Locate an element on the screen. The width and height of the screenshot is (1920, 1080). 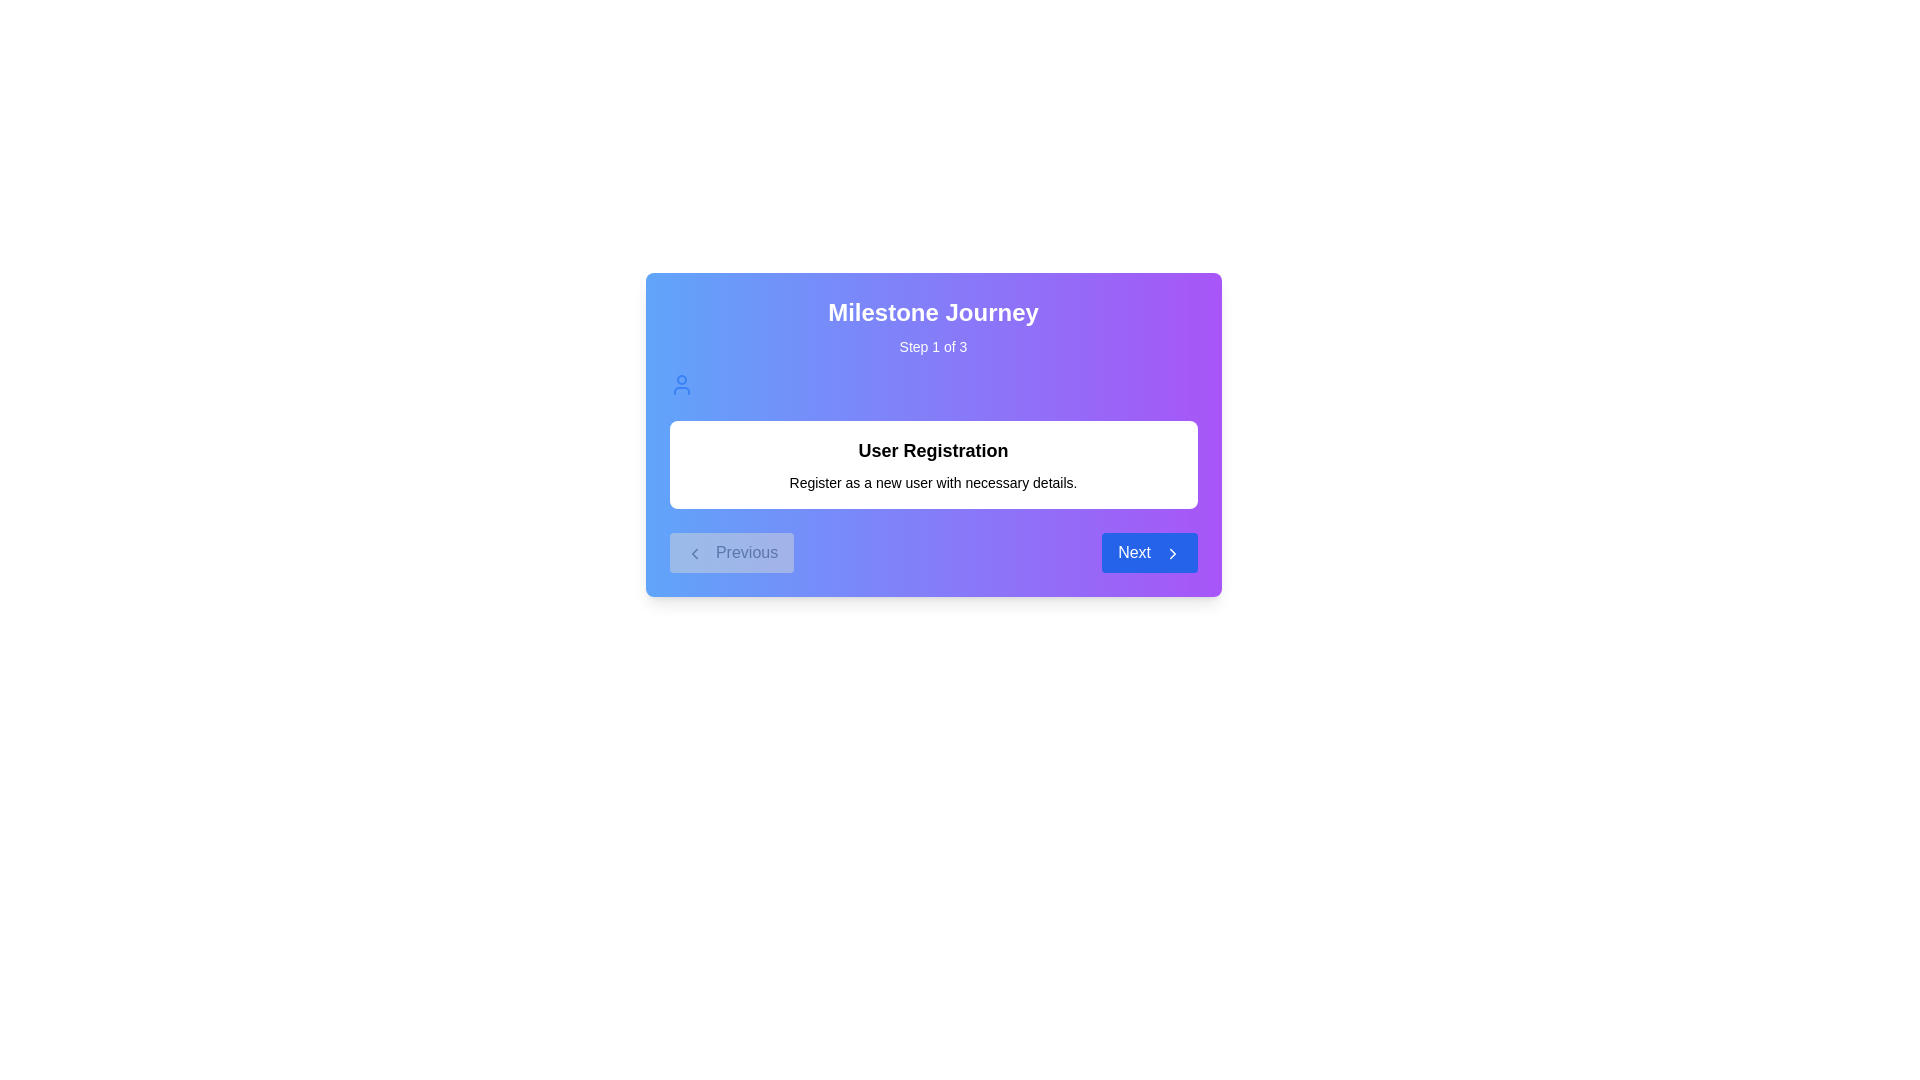
the right-pointing chevron icon next to the 'Next' button within the blue button in the bottom-right corner of the panel is located at coordinates (1172, 553).